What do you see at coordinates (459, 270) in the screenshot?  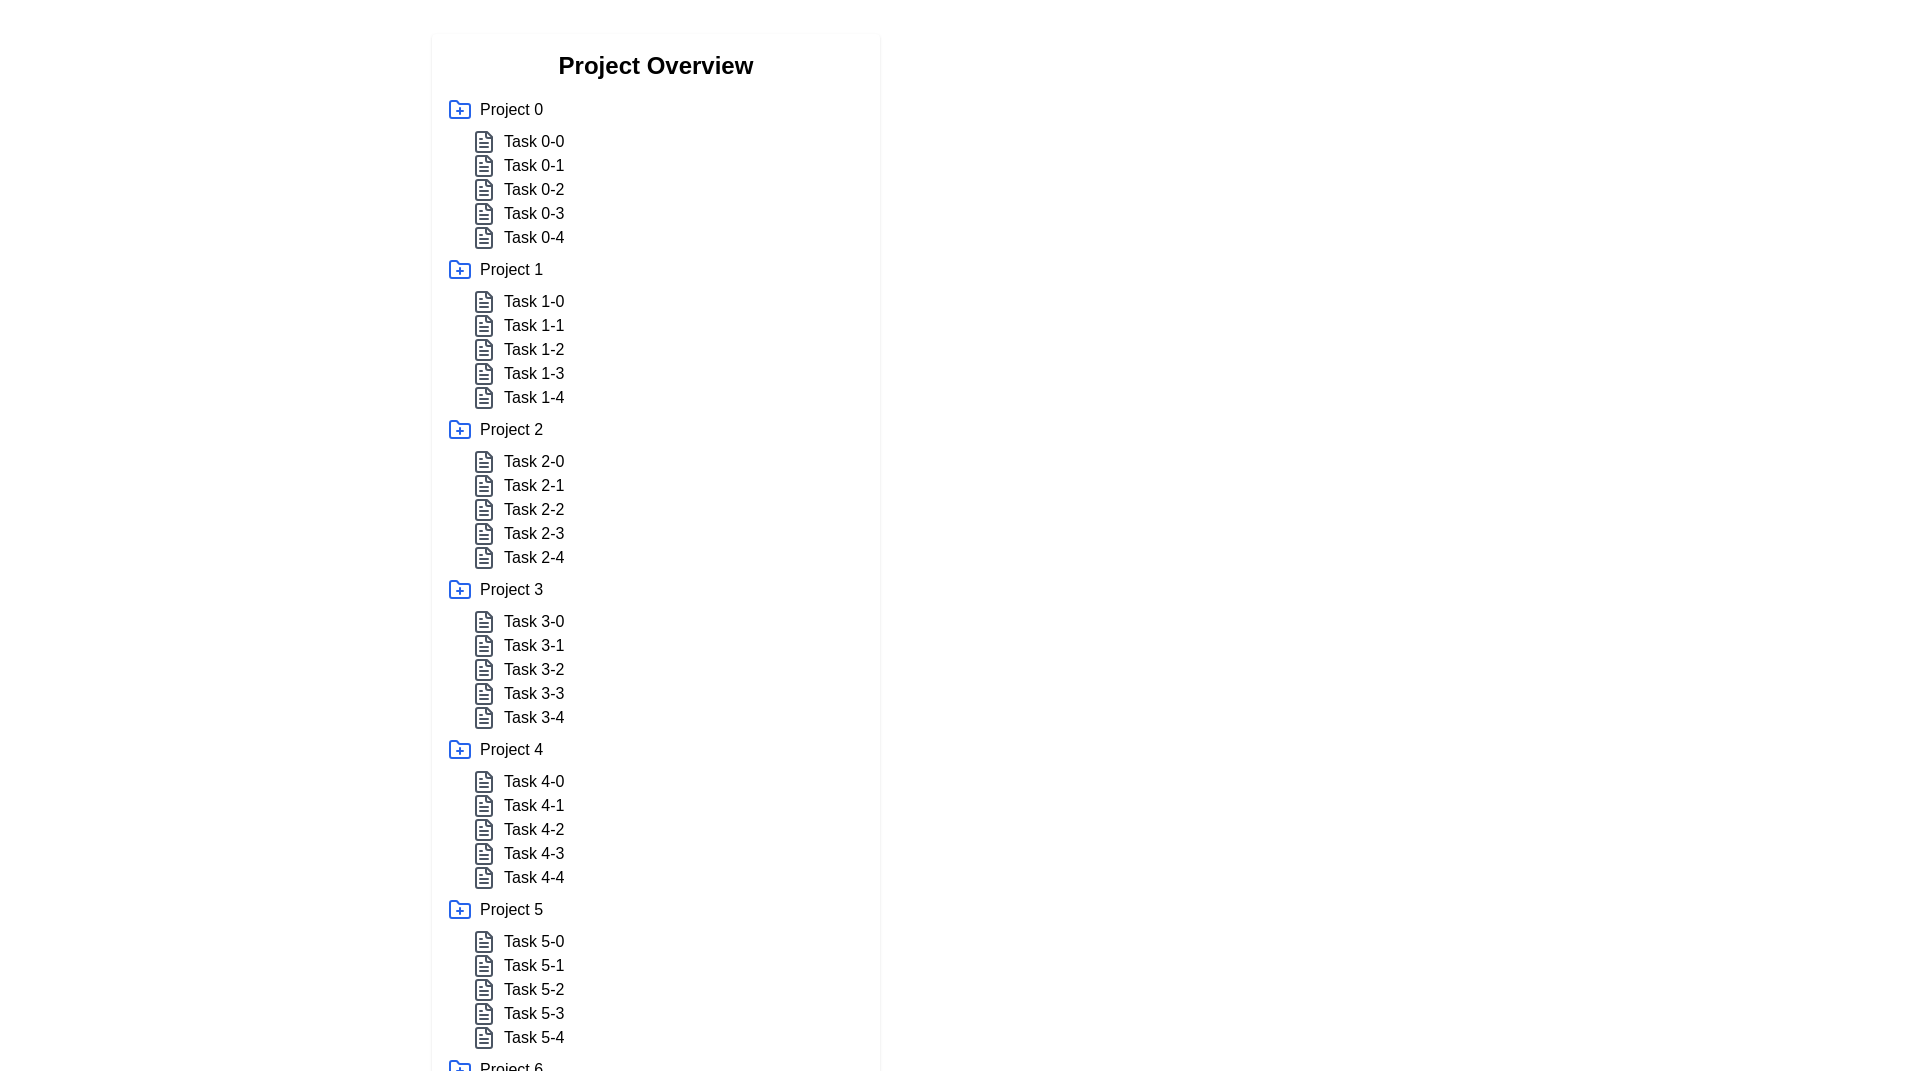 I see `the icon button located immediately to the left of the text 'Project 1'` at bounding box center [459, 270].